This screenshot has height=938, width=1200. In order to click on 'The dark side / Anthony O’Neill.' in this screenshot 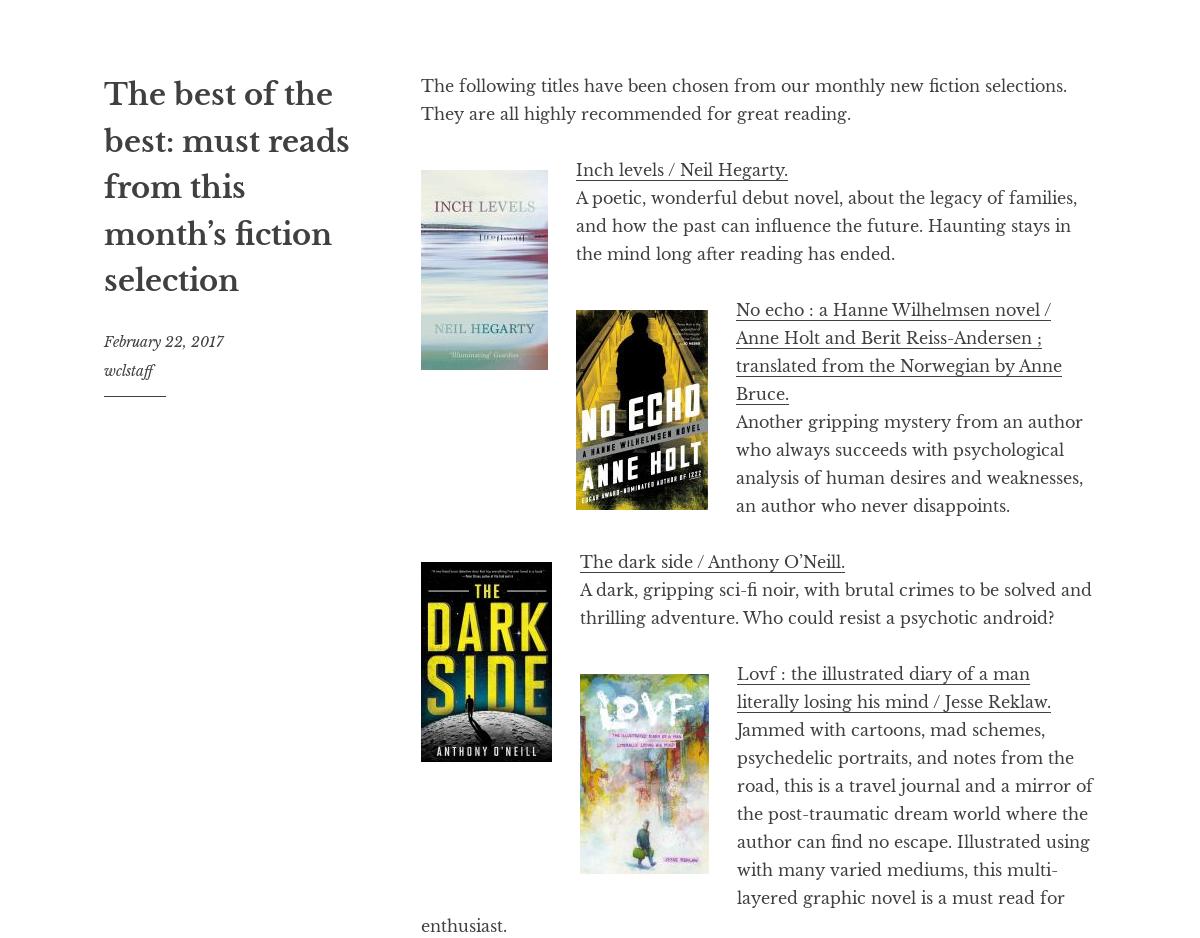, I will do `click(712, 561)`.